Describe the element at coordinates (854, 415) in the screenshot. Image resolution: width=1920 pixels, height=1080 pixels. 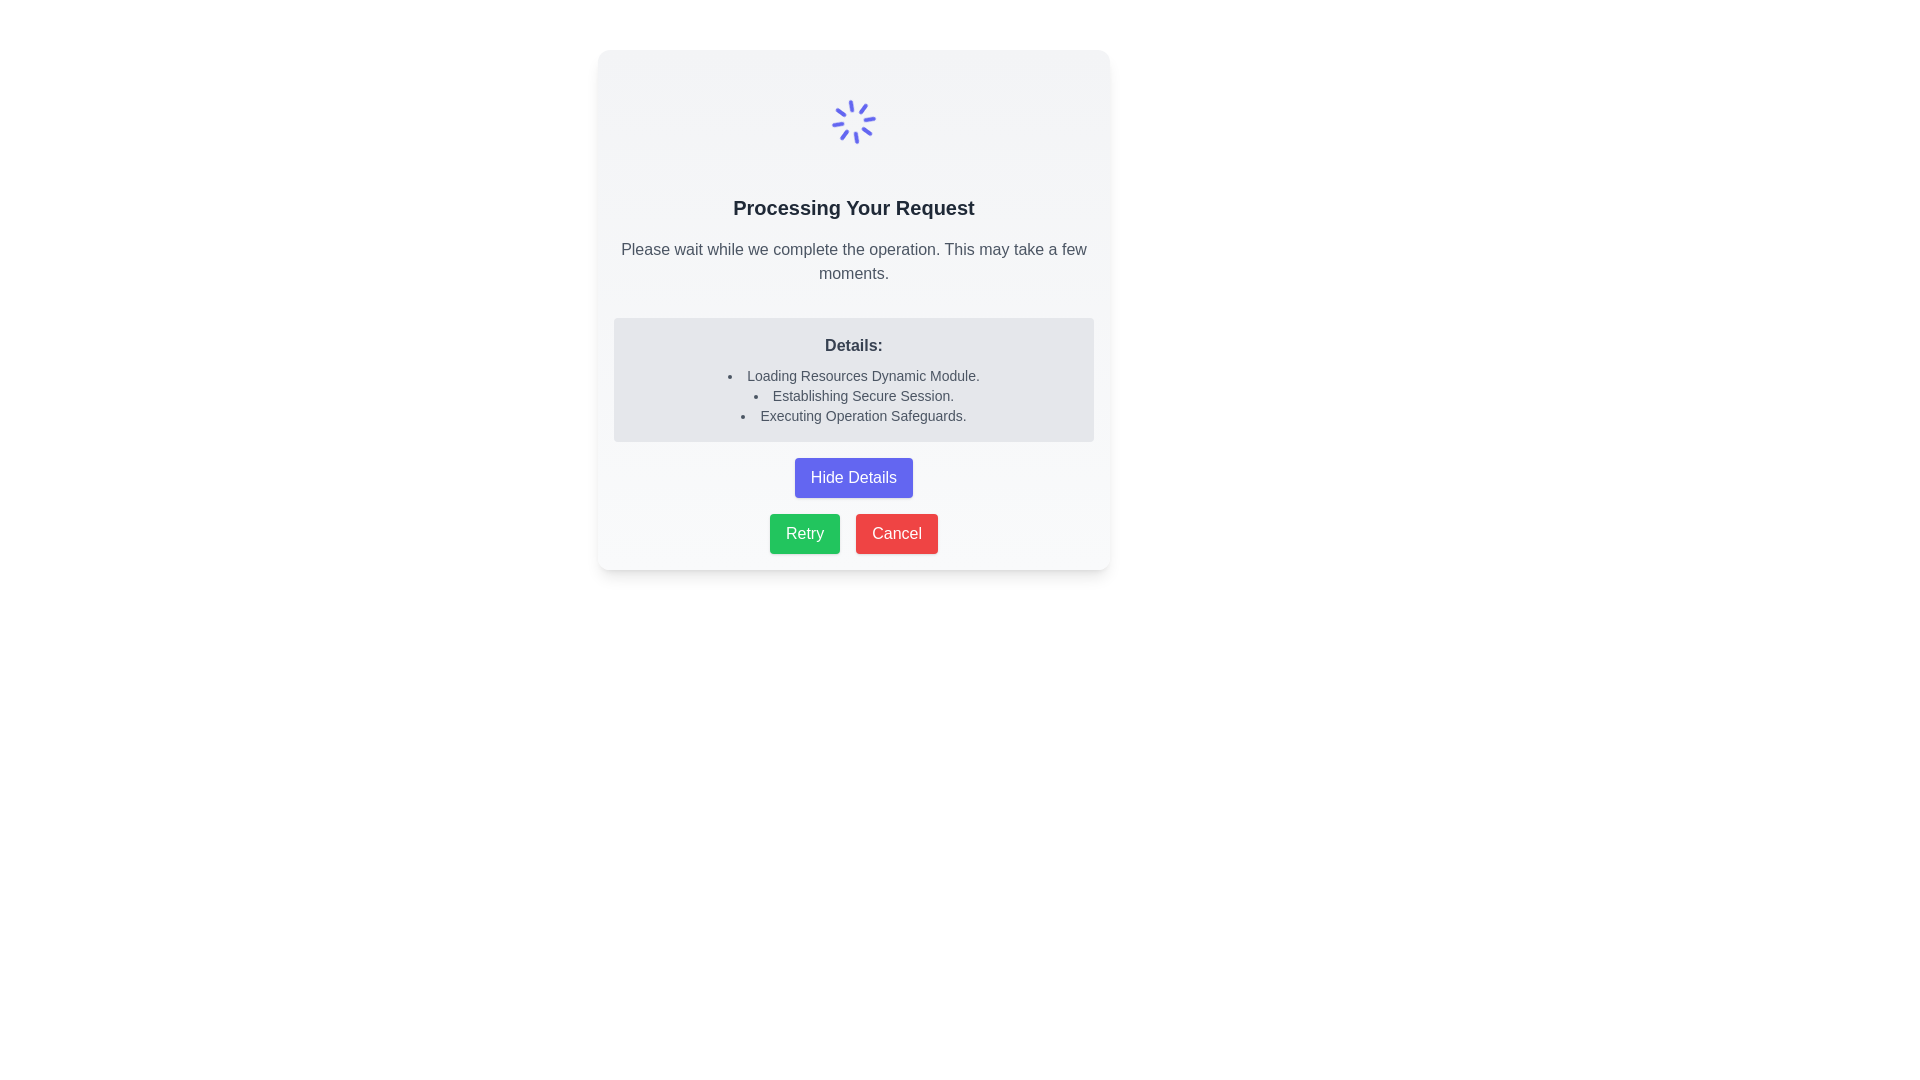
I see `the static text element that provides a real-time status update indicating that the system is executing operational safeguards, which is the last item in a vertical list within the 'Details' area` at that location.